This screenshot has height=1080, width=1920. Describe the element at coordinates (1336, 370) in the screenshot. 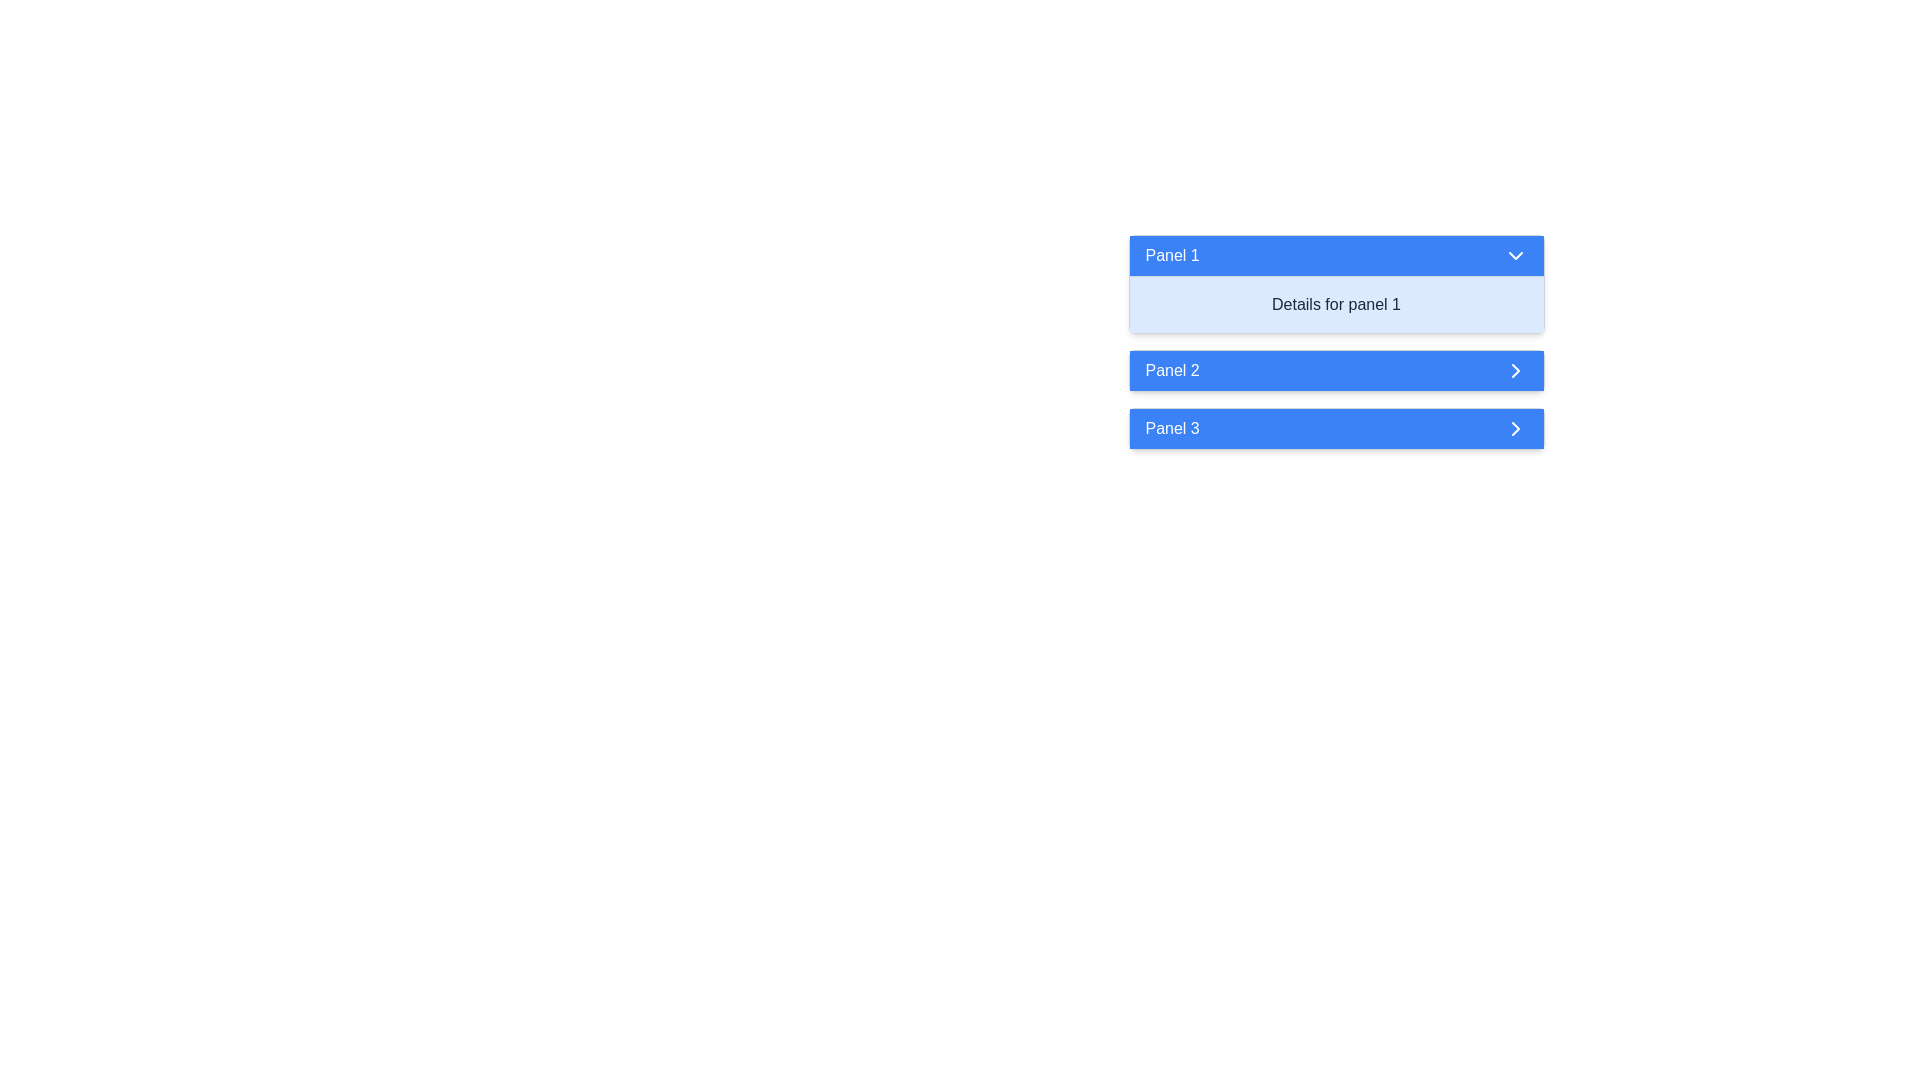

I see `the second button in the vertical list to interact with the content associated with 'Panel 2'` at that location.